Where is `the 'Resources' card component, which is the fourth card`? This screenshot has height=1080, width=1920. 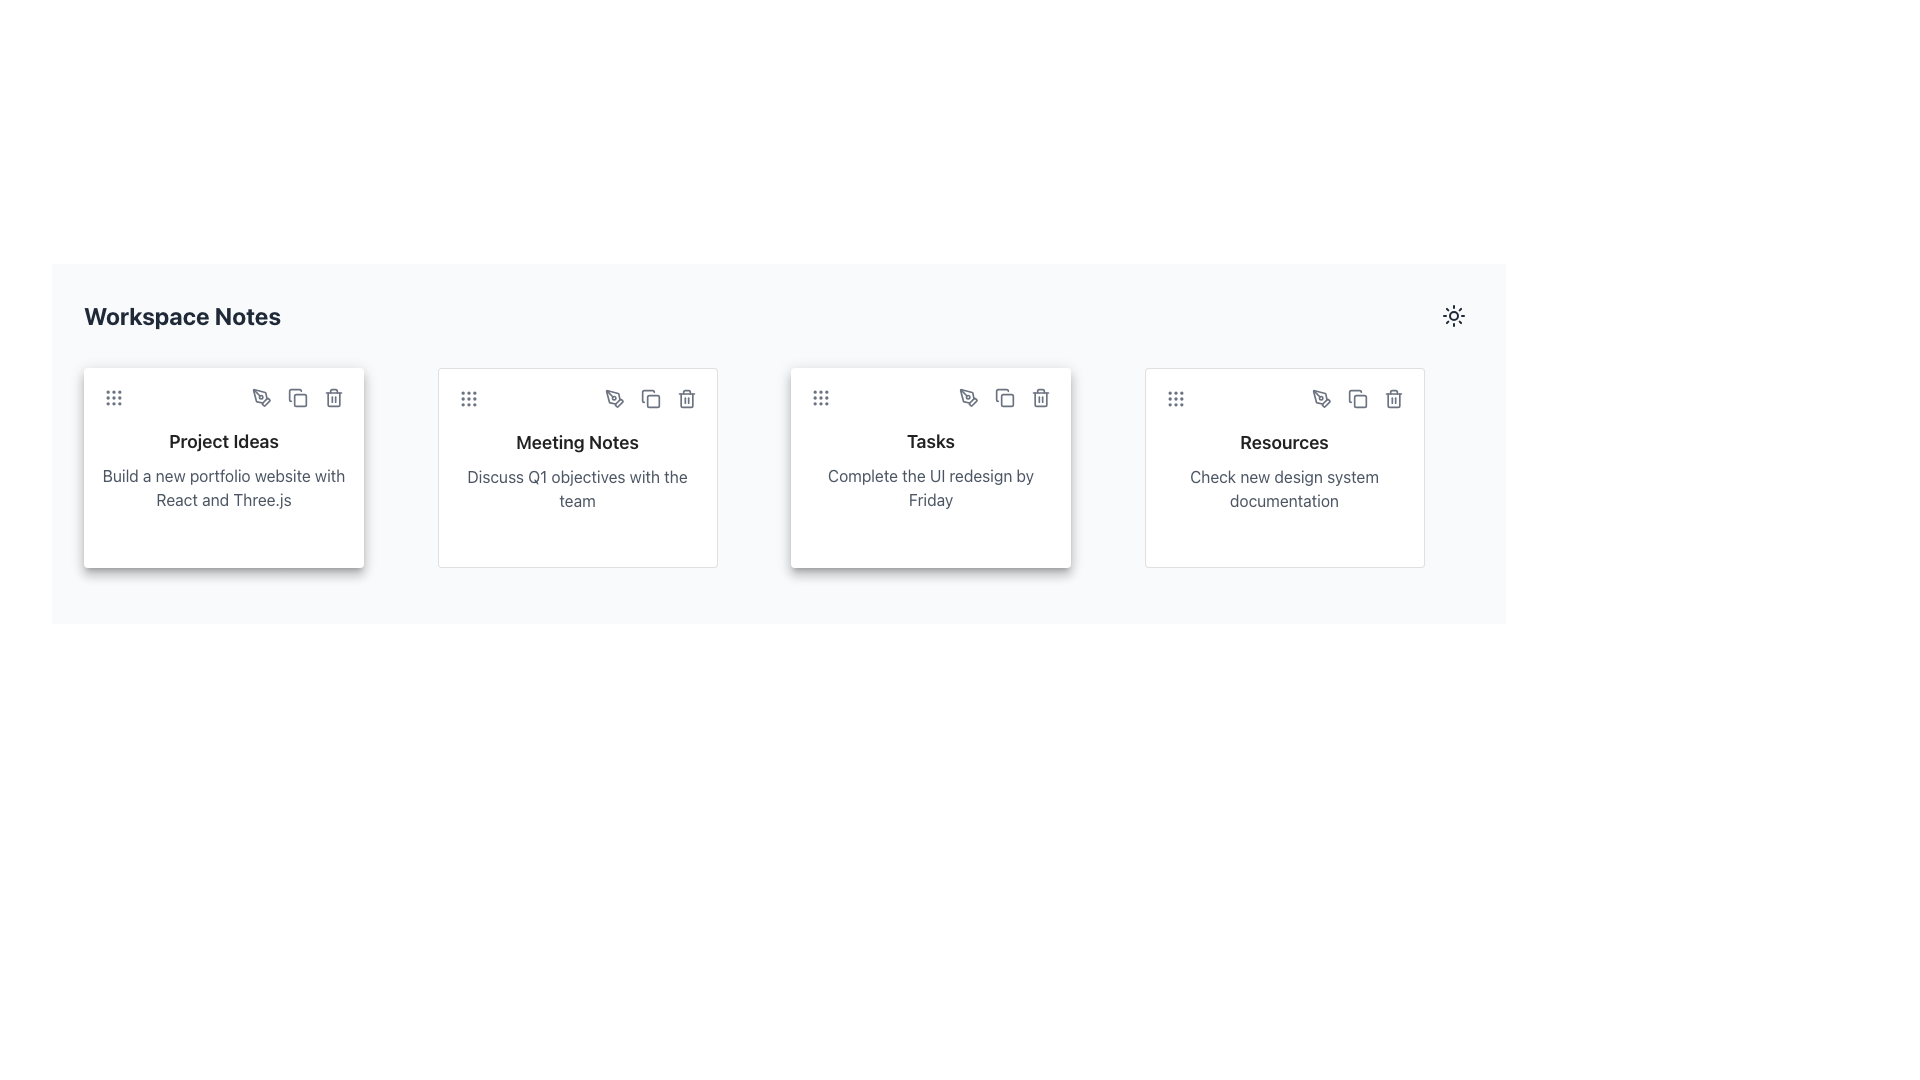 the 'Resources' card component, which is the fourth card is located at coordinates (1284, 467).